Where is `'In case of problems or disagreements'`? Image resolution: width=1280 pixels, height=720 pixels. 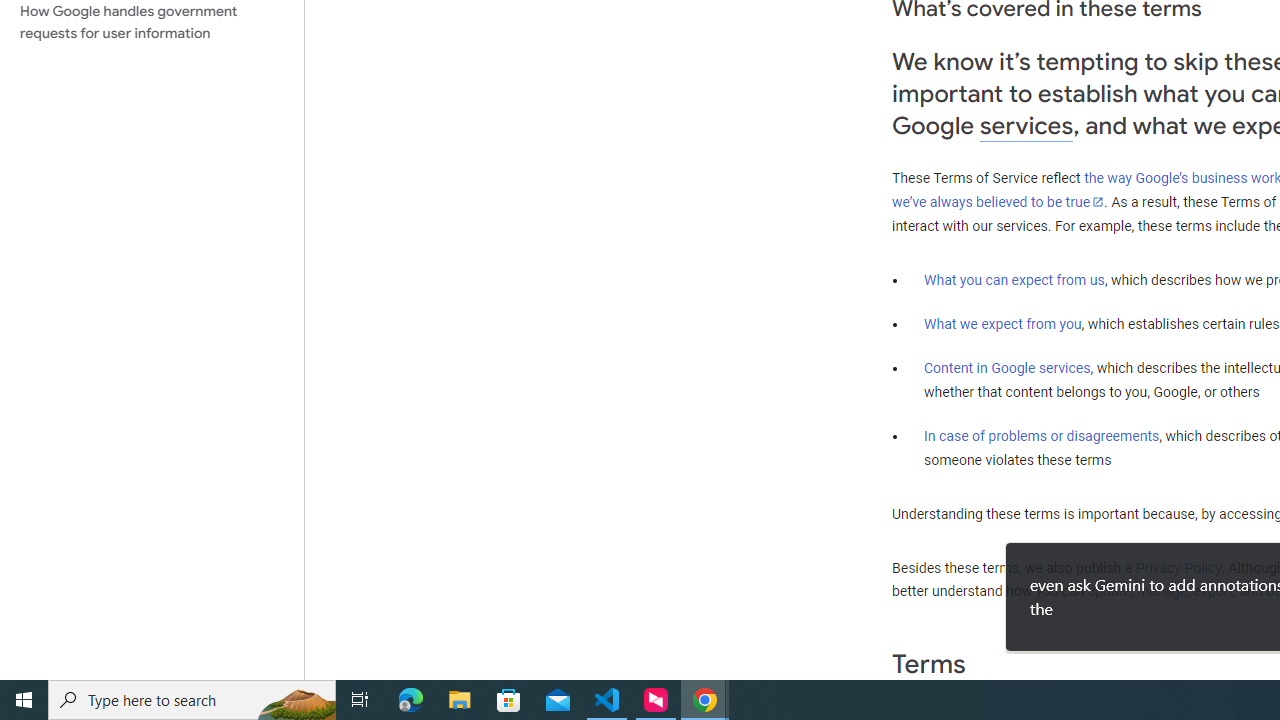 'In case of problems or disagreements' is located at coordinates (1040, 434).